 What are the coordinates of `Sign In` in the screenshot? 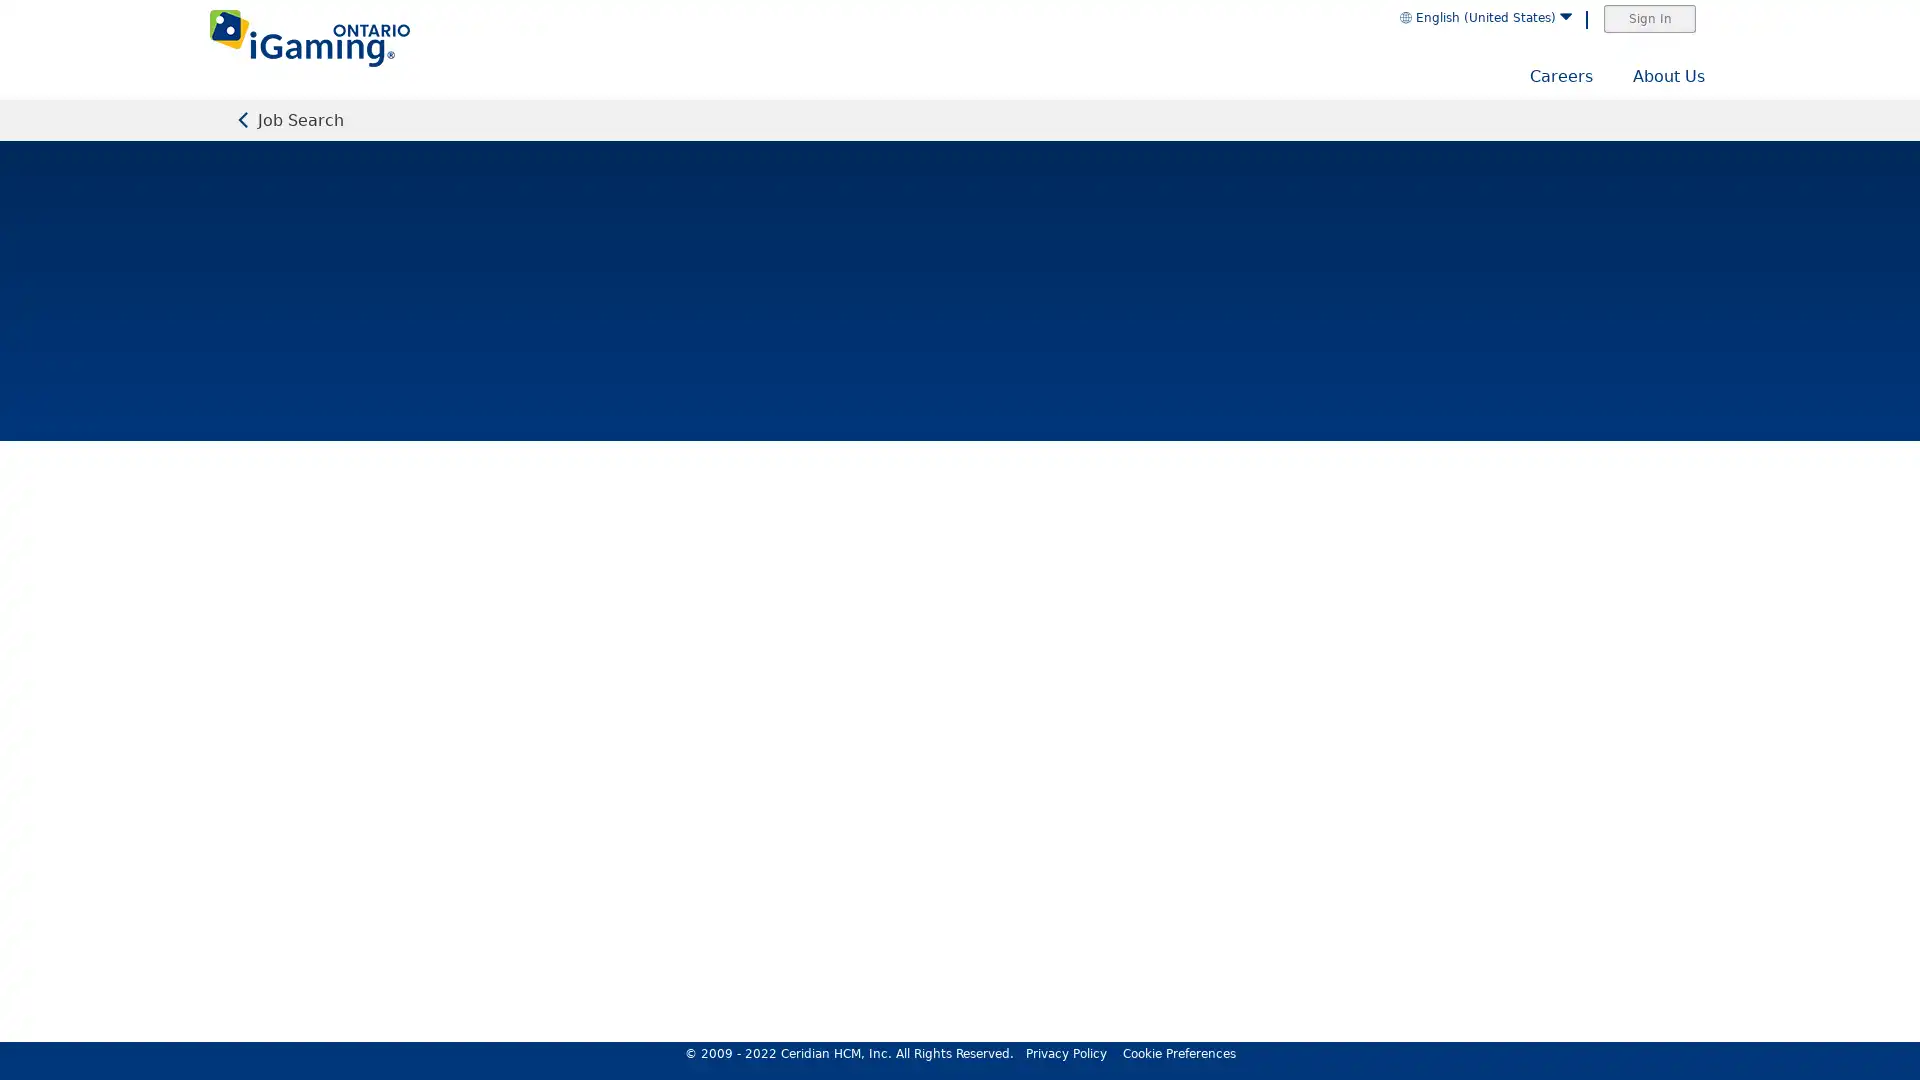 It's located at (1650, 19).